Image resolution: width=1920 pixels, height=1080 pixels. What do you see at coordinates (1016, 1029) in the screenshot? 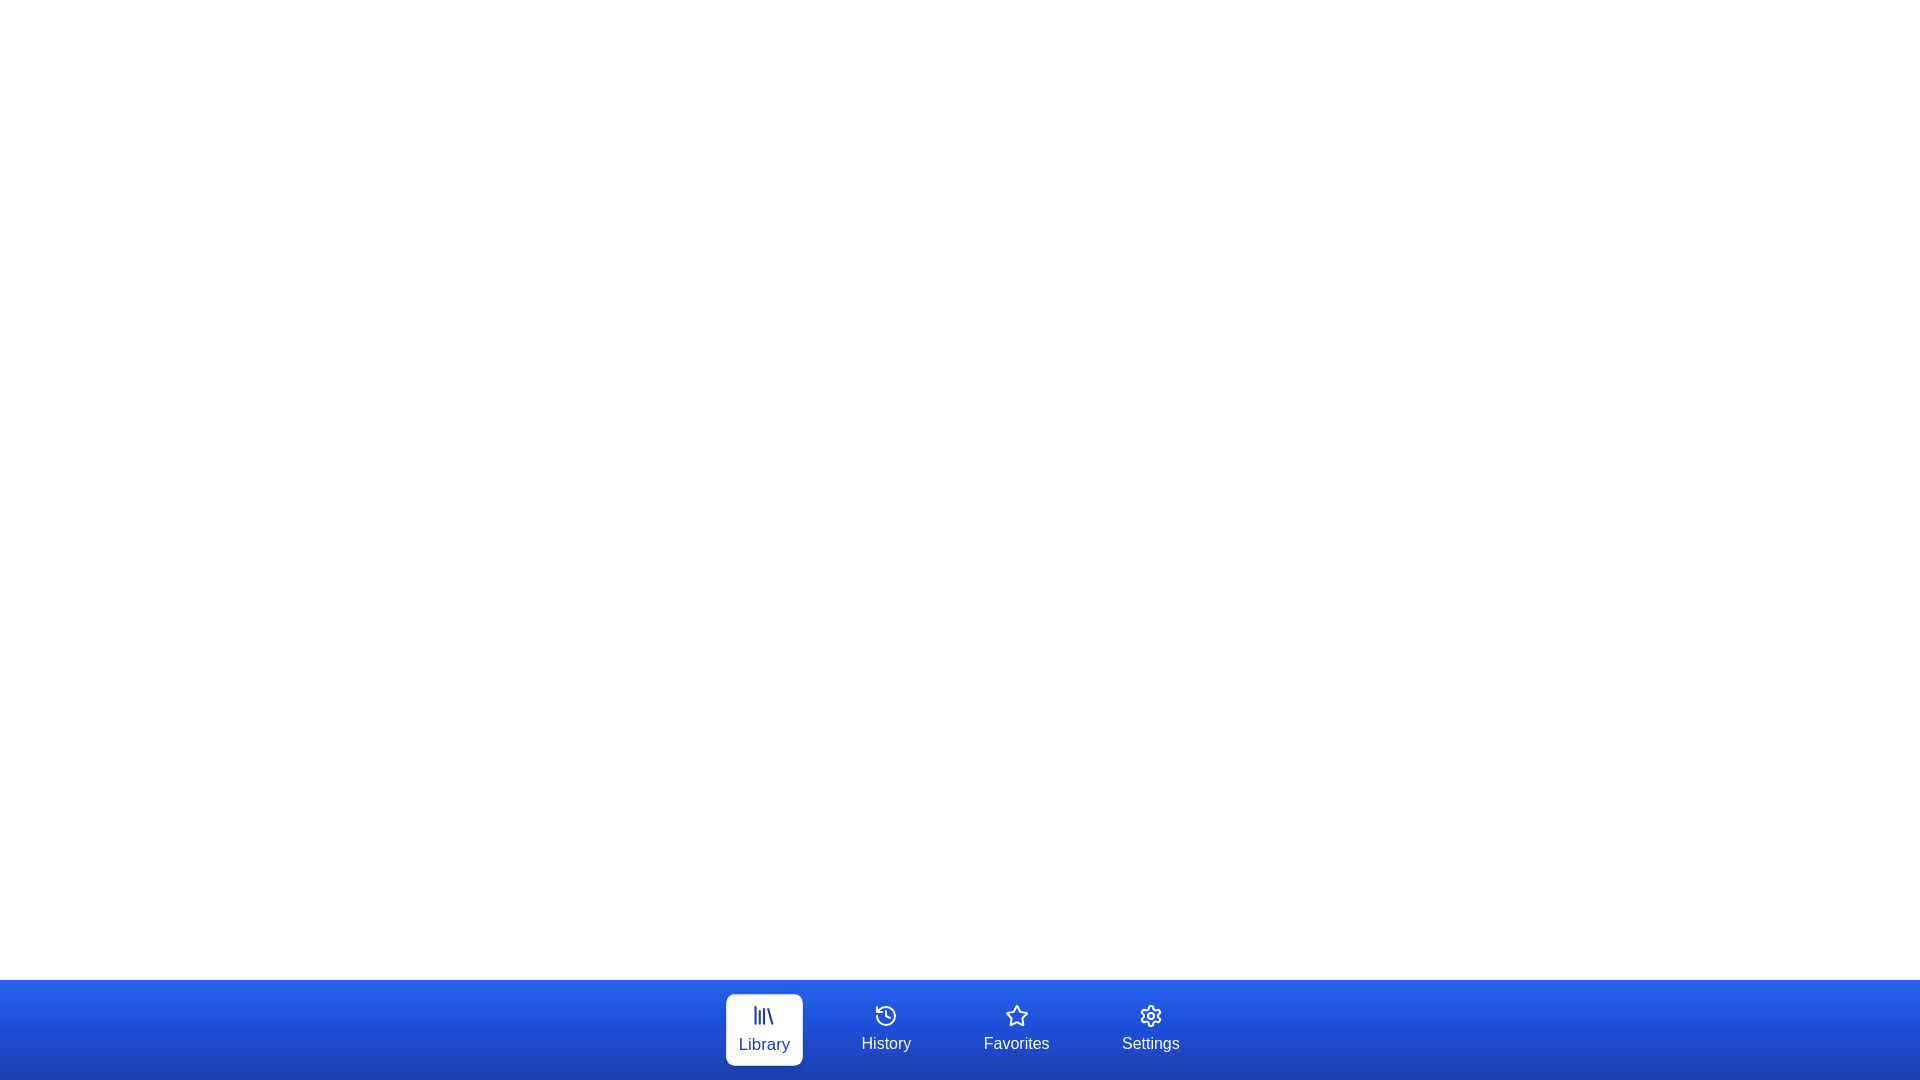
I see `the button labeled Favorites` at bounding box center [1016, 1029].